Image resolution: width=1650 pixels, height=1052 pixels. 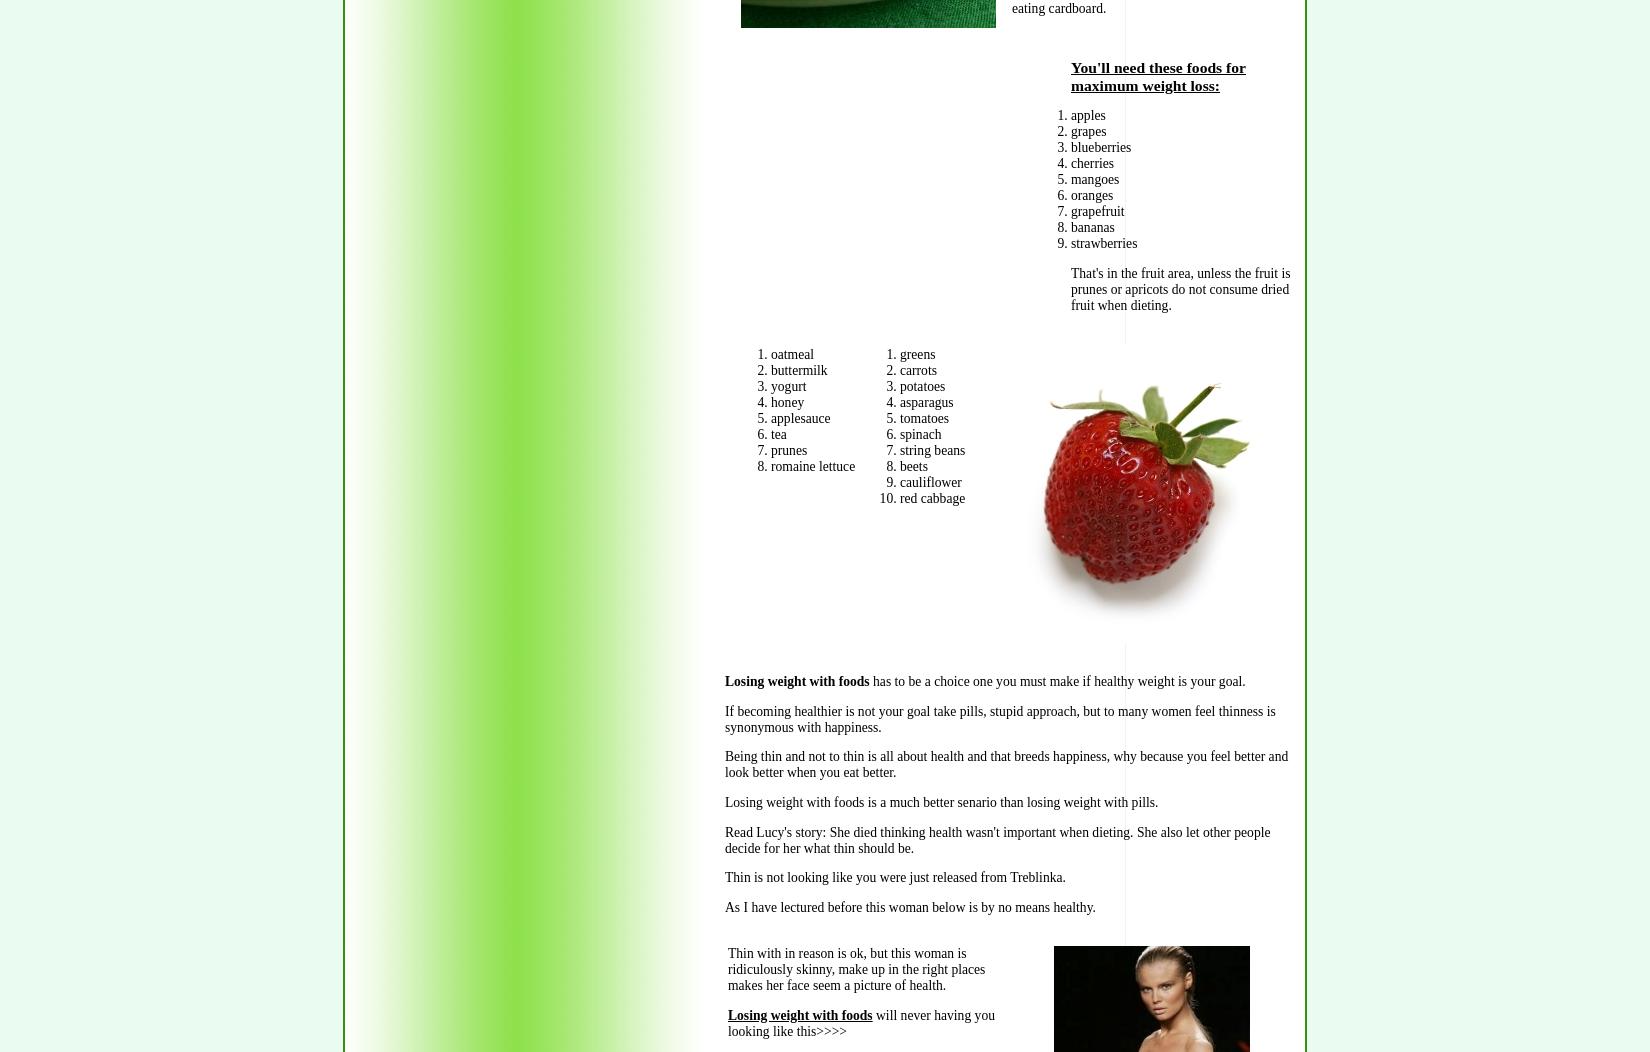 What do you see at coordinates (930, 481) in the screenshot?
I see `'cauliflower'` at bounding box center [930, 481].